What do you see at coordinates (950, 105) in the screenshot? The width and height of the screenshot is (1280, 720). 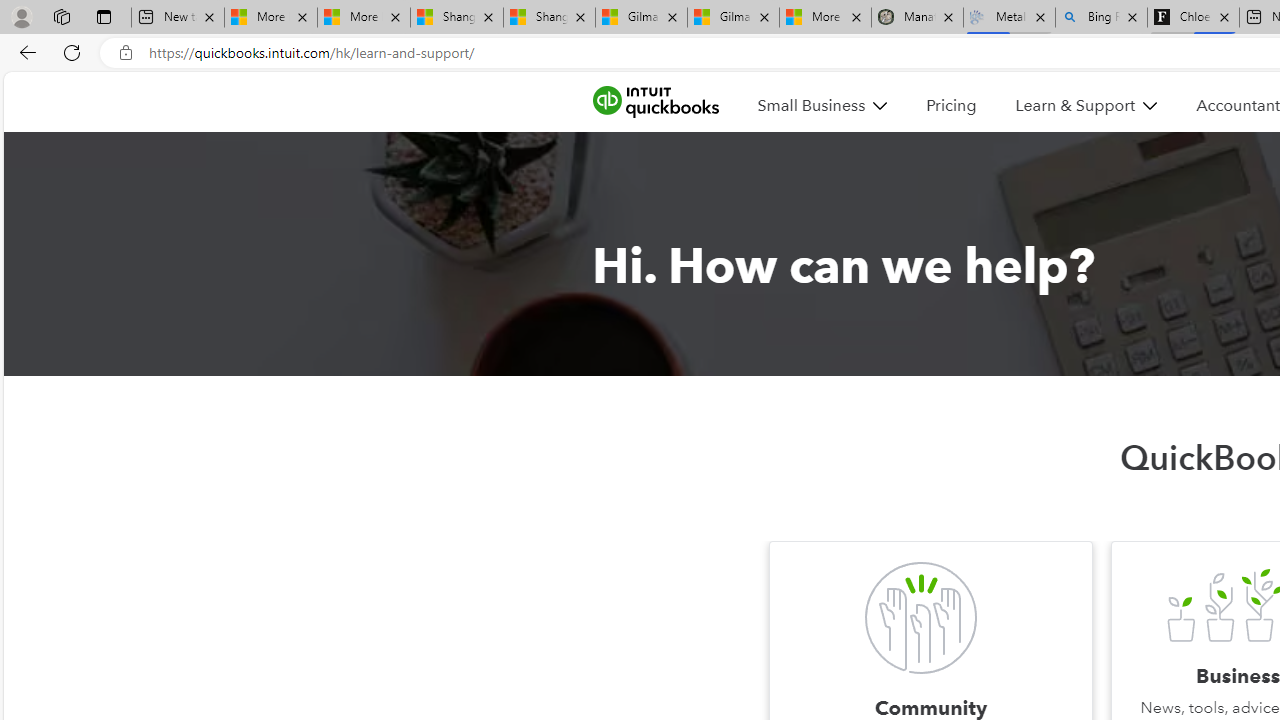 I see `'Pricing'` at bounding box center [950, 105].